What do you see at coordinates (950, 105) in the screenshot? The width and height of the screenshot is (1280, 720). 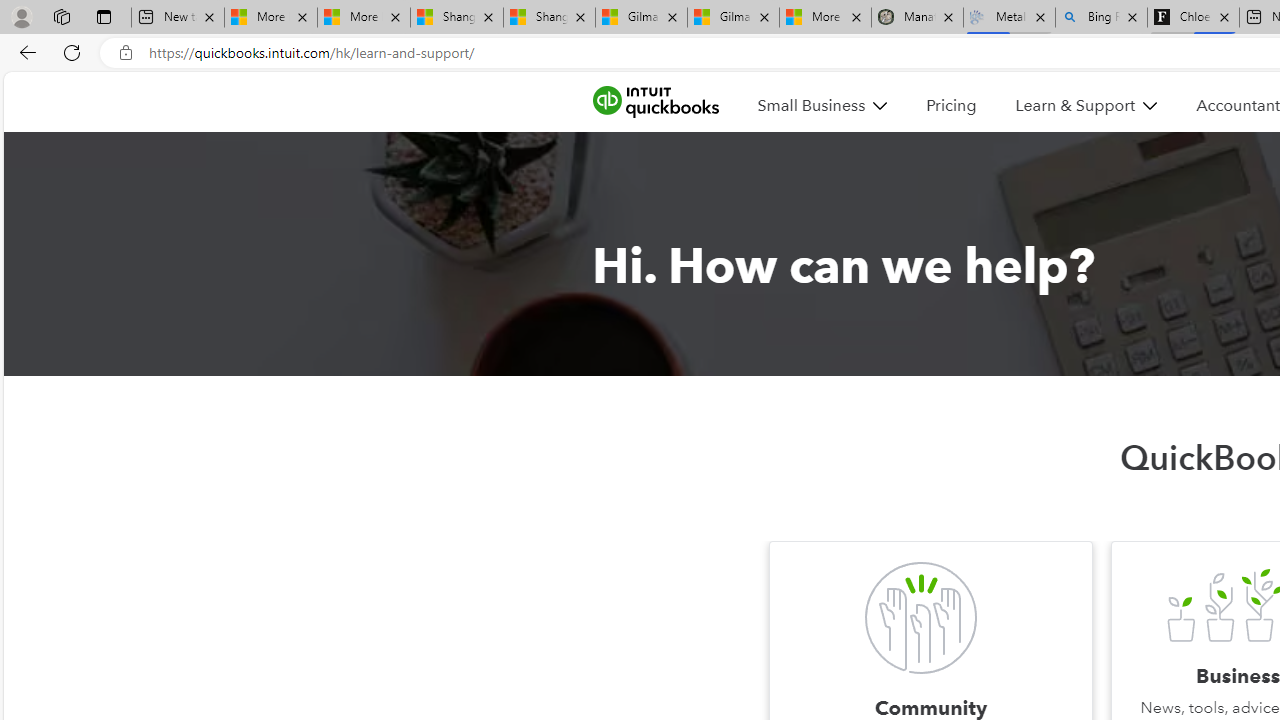 I see `'Pricing'` at bounding box center [950, 105].